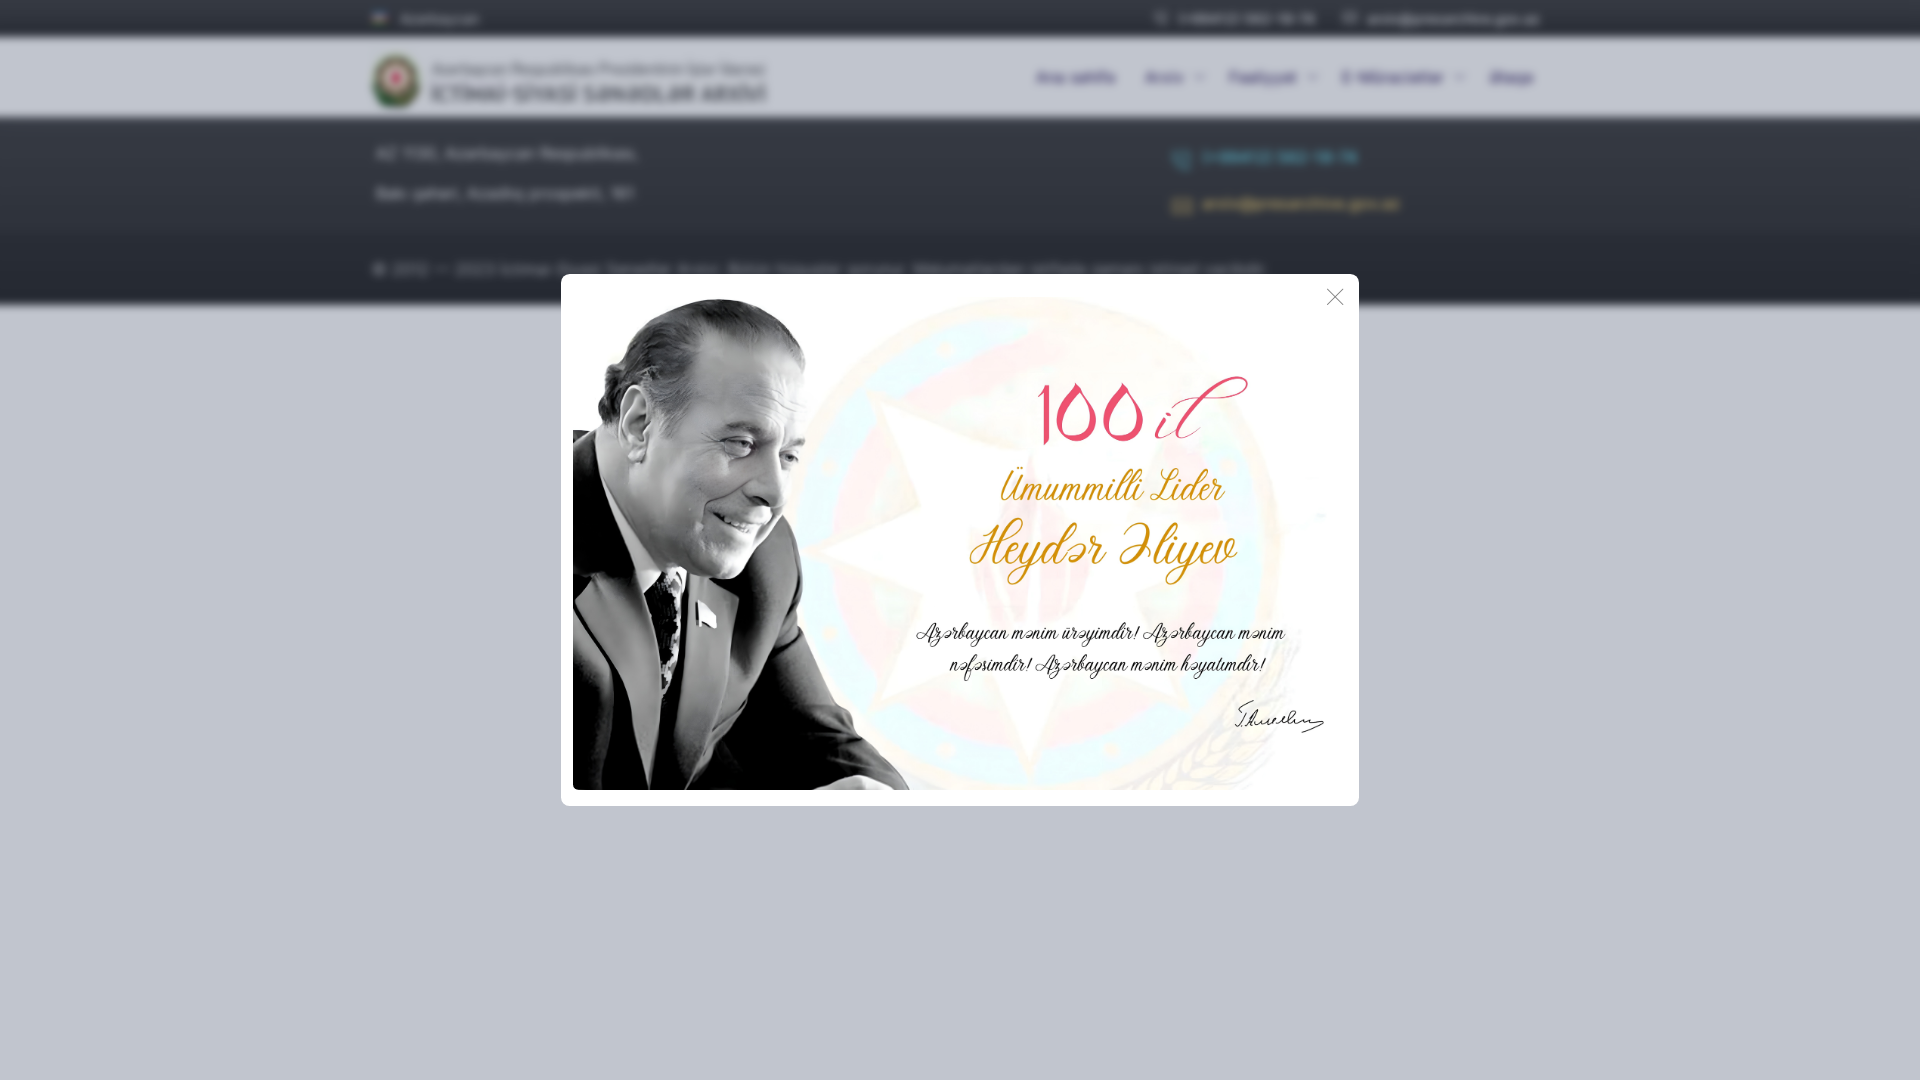 Image resolution: width=1920 pixels, height=1080 pixels. I want to click on 'Arxiv', so click(1171, 76).